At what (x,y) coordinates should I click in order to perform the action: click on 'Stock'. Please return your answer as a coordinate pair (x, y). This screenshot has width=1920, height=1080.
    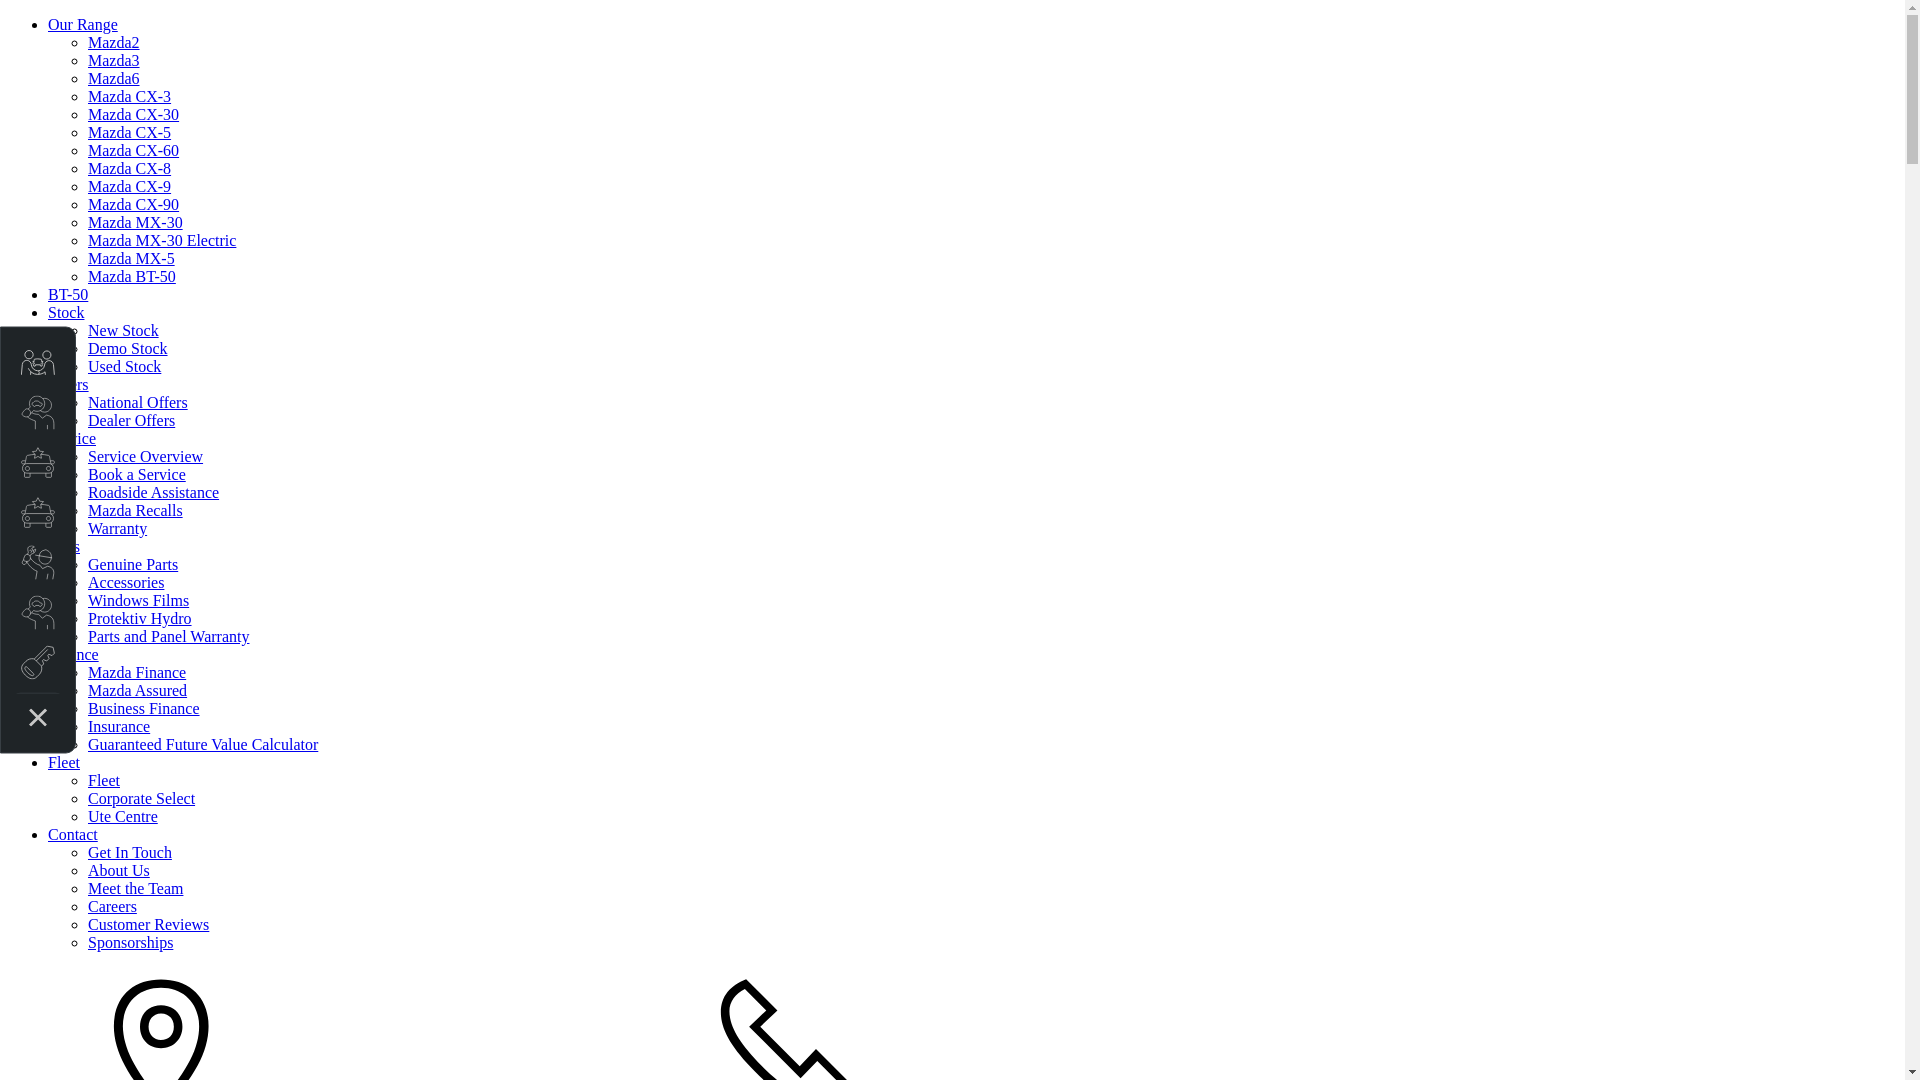
    Looking at the image, I should click on (66, 312).